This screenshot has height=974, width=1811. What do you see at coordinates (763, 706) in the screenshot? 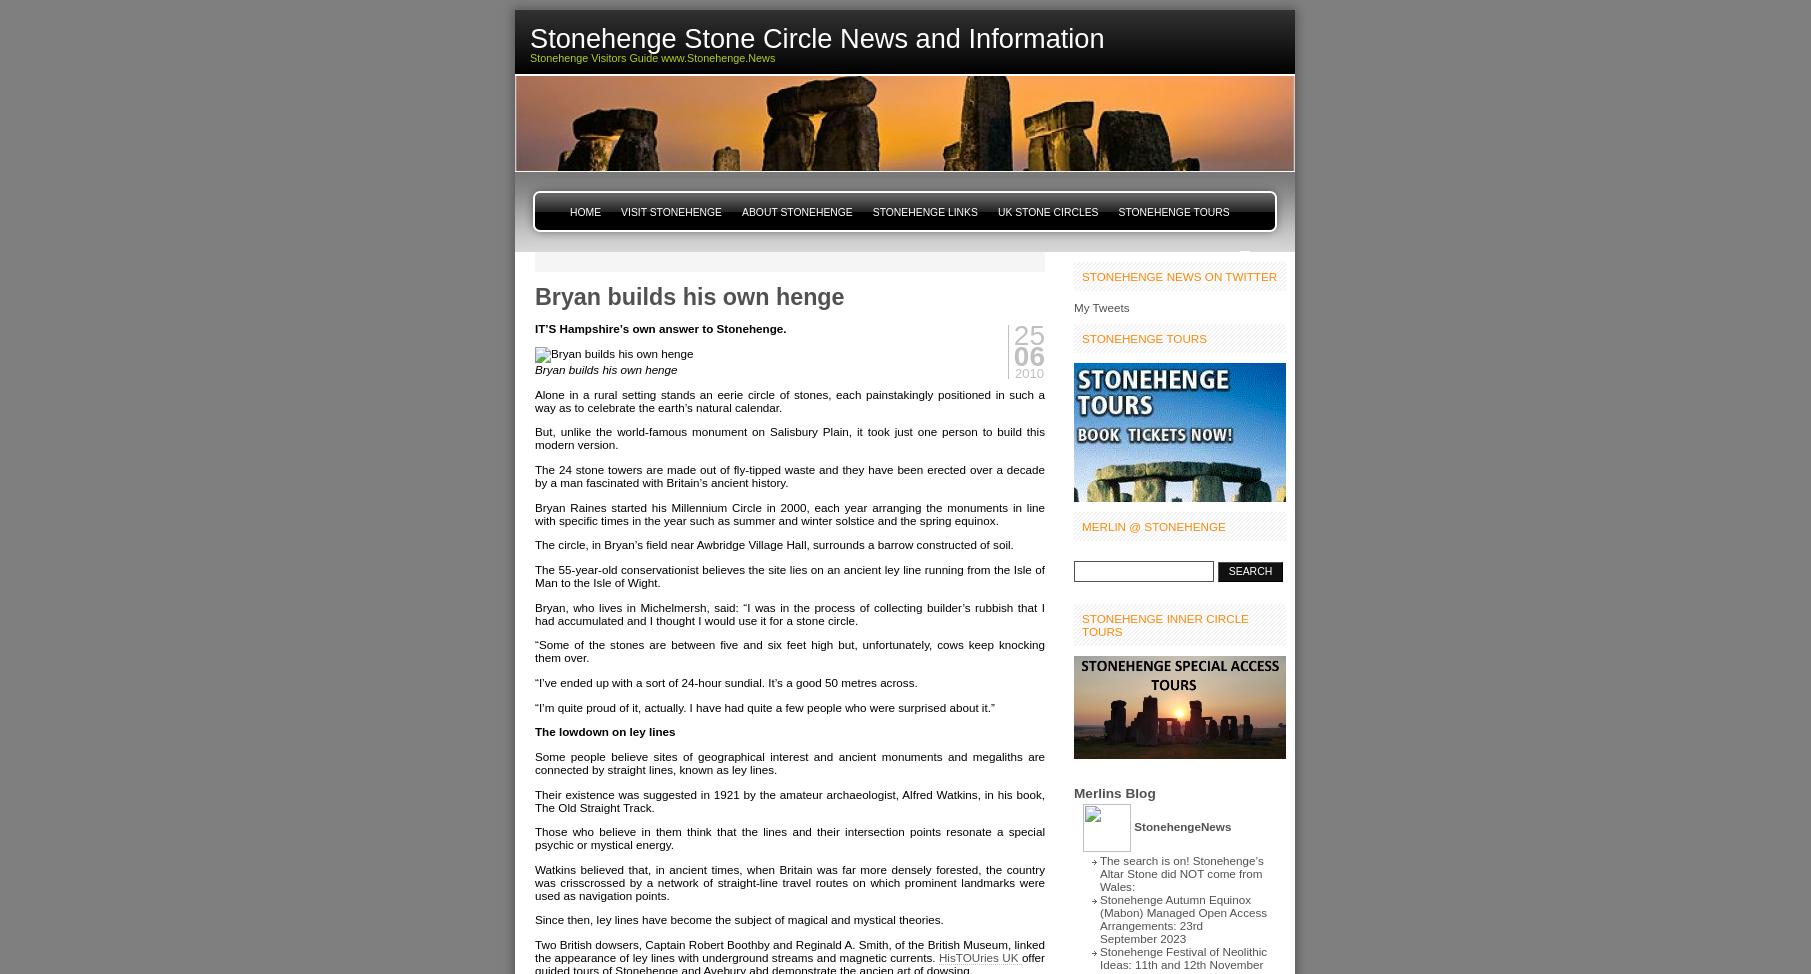
I see `'“I’m quite proud of it, actually. I have had quite a few people who were surprised about it.”'` at bounding box center [763, 706].